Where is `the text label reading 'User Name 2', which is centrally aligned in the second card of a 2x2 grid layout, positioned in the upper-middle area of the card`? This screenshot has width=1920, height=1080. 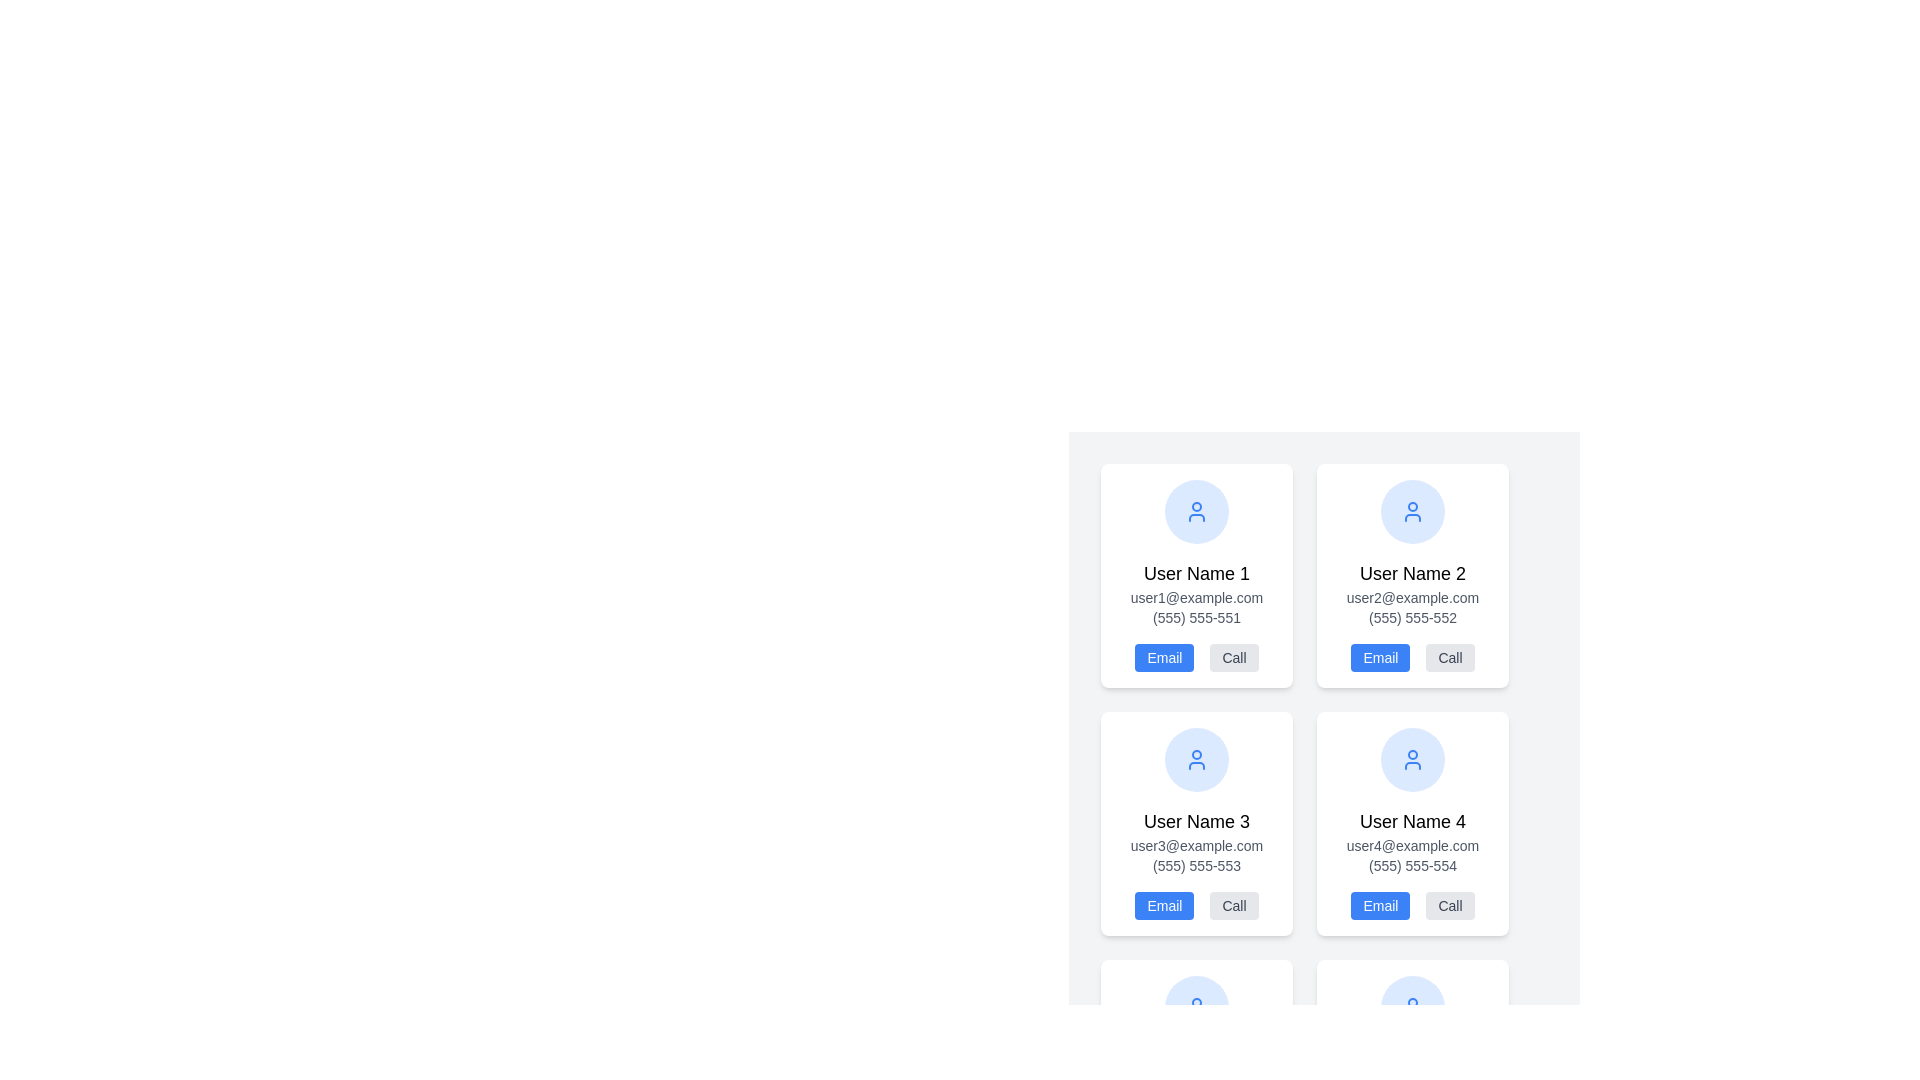 the text label reading 'User Name 2', which is centrally aligned in the second card of a 2x2 grid layout, positioned in the upper-middle area of the card is located at coordinates (1411, 574).